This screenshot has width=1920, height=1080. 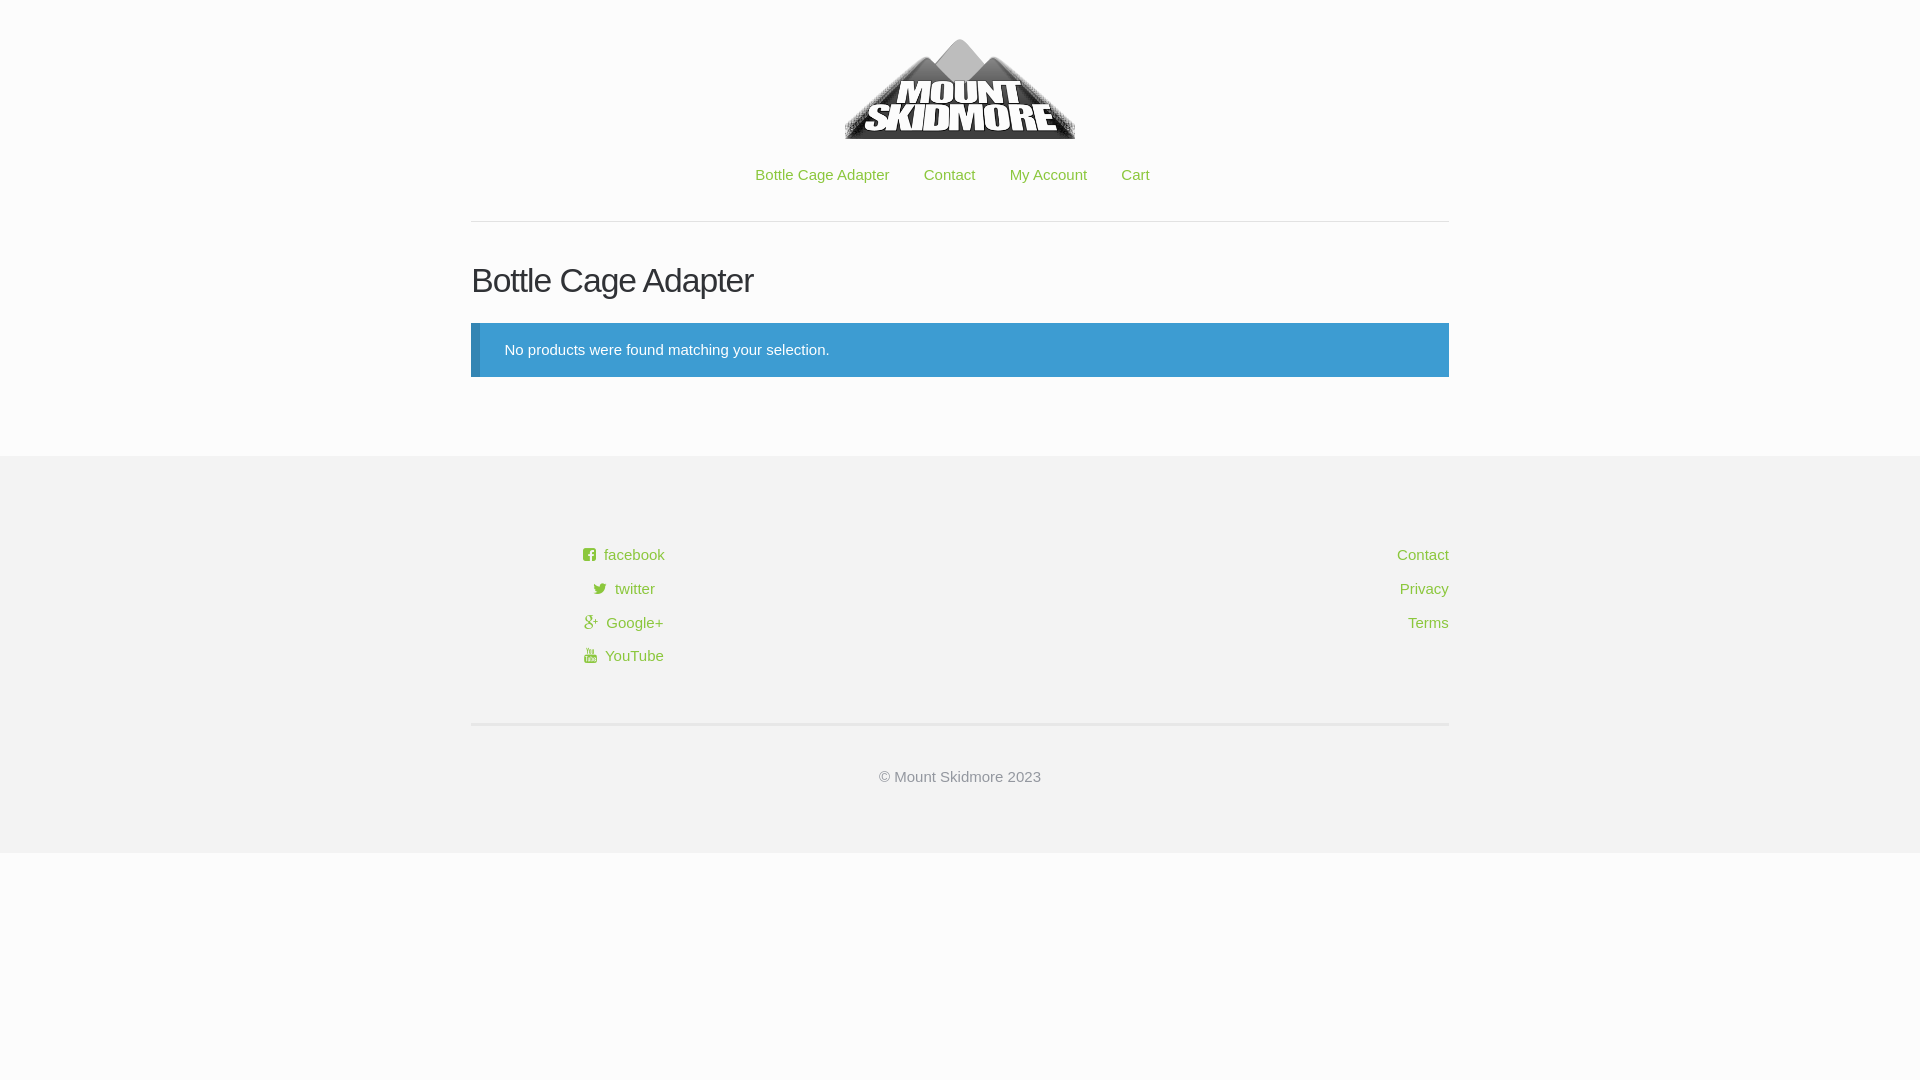 What do you see at coordinates (907, 192) in the screenshot?
I see `'Contact'` at bounding box center [907, 192].